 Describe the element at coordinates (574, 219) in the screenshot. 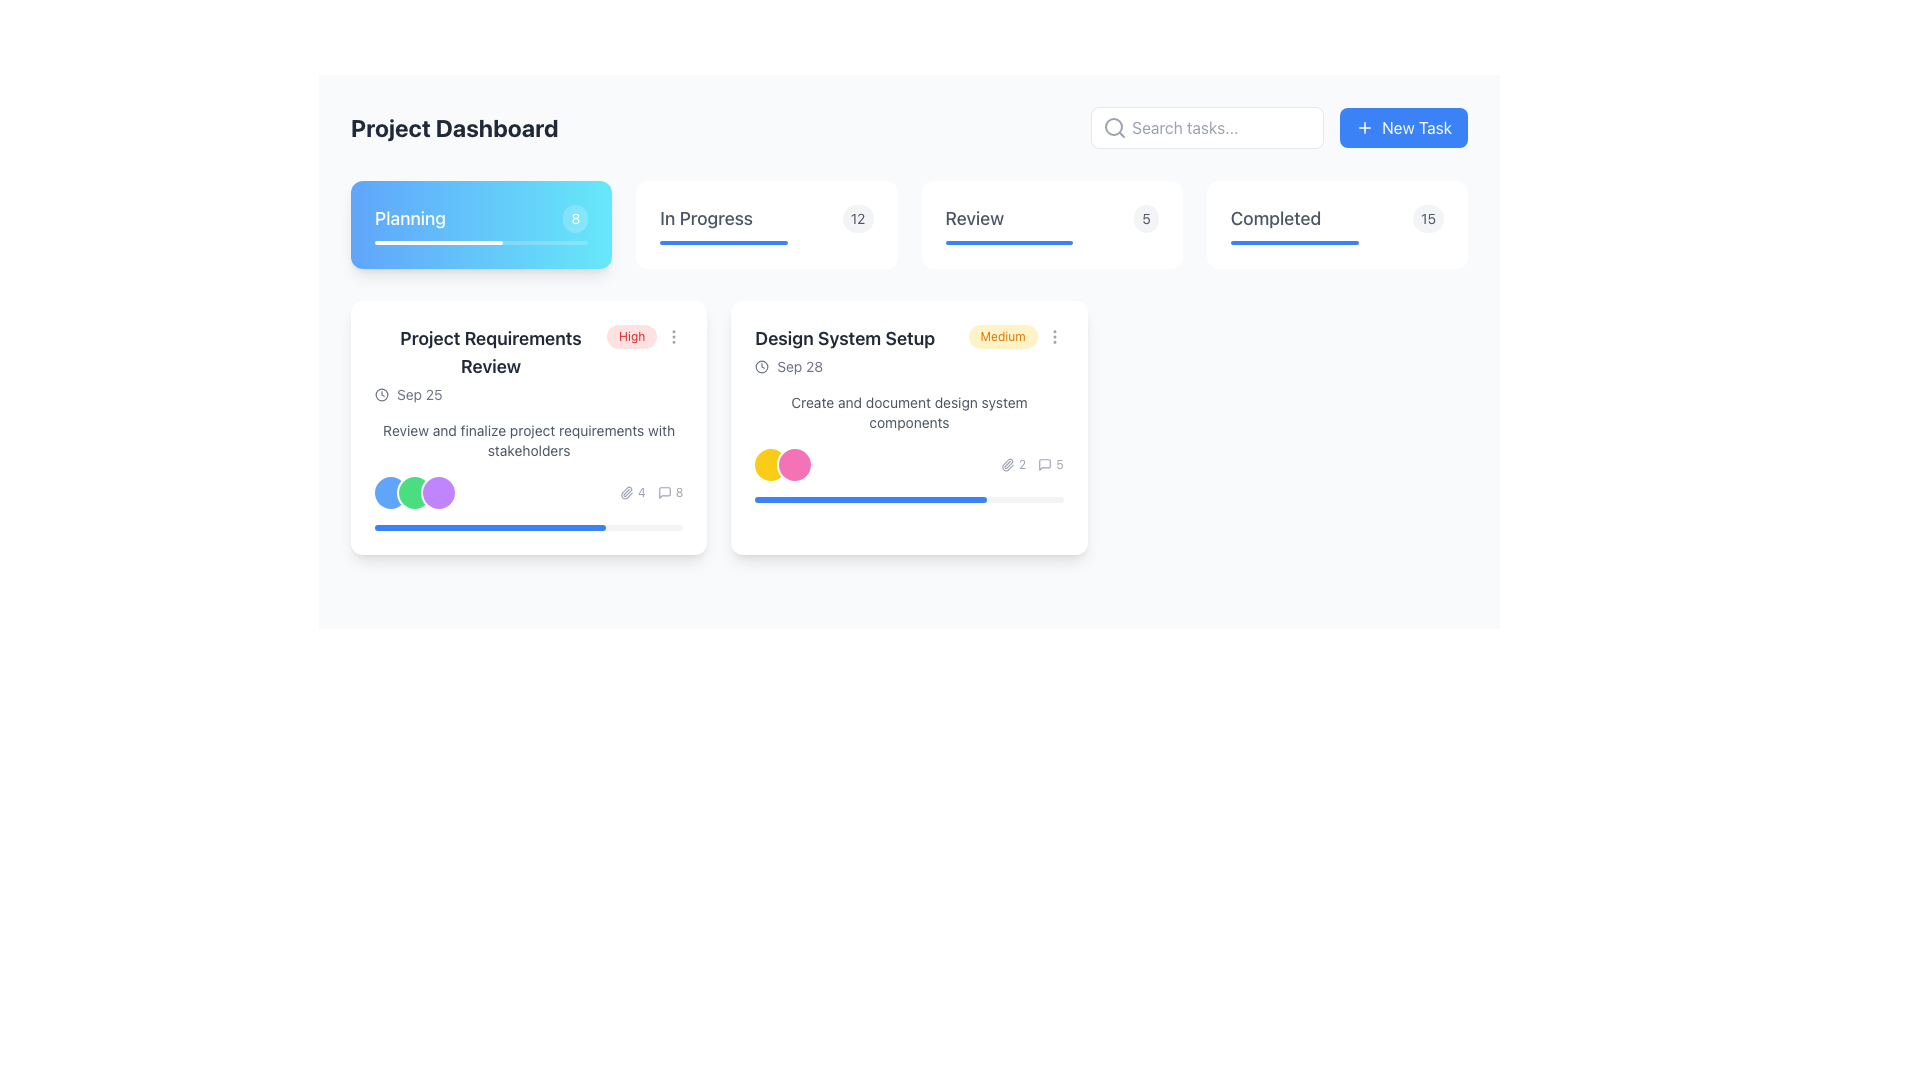

I see `the numeric counter displaying the value '8' associated with the 'Planning' category, which is located near the top-left quadrant of the dashboard, aligned horizontally next to the 'Planning' text label` at that location.